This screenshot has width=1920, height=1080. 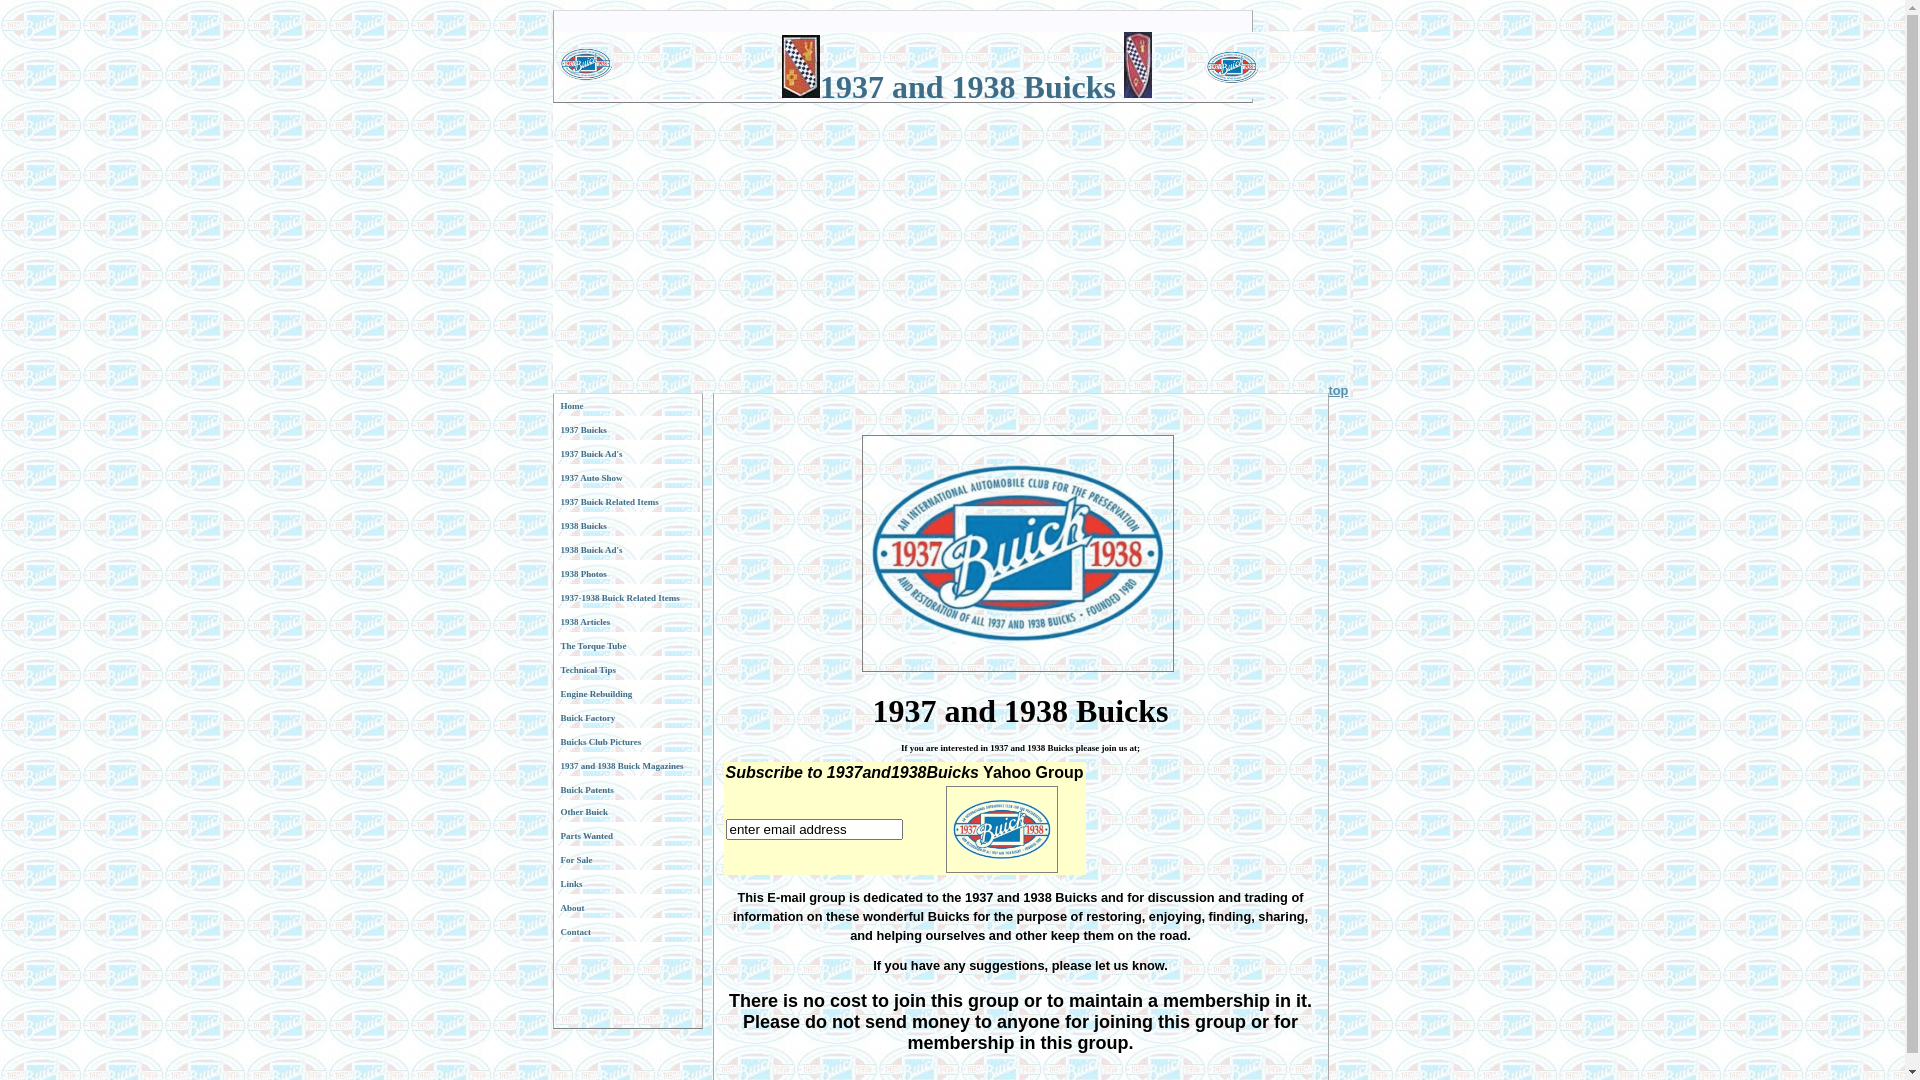 I want to click on 'Technical Tips', so click(x=626, y=670).